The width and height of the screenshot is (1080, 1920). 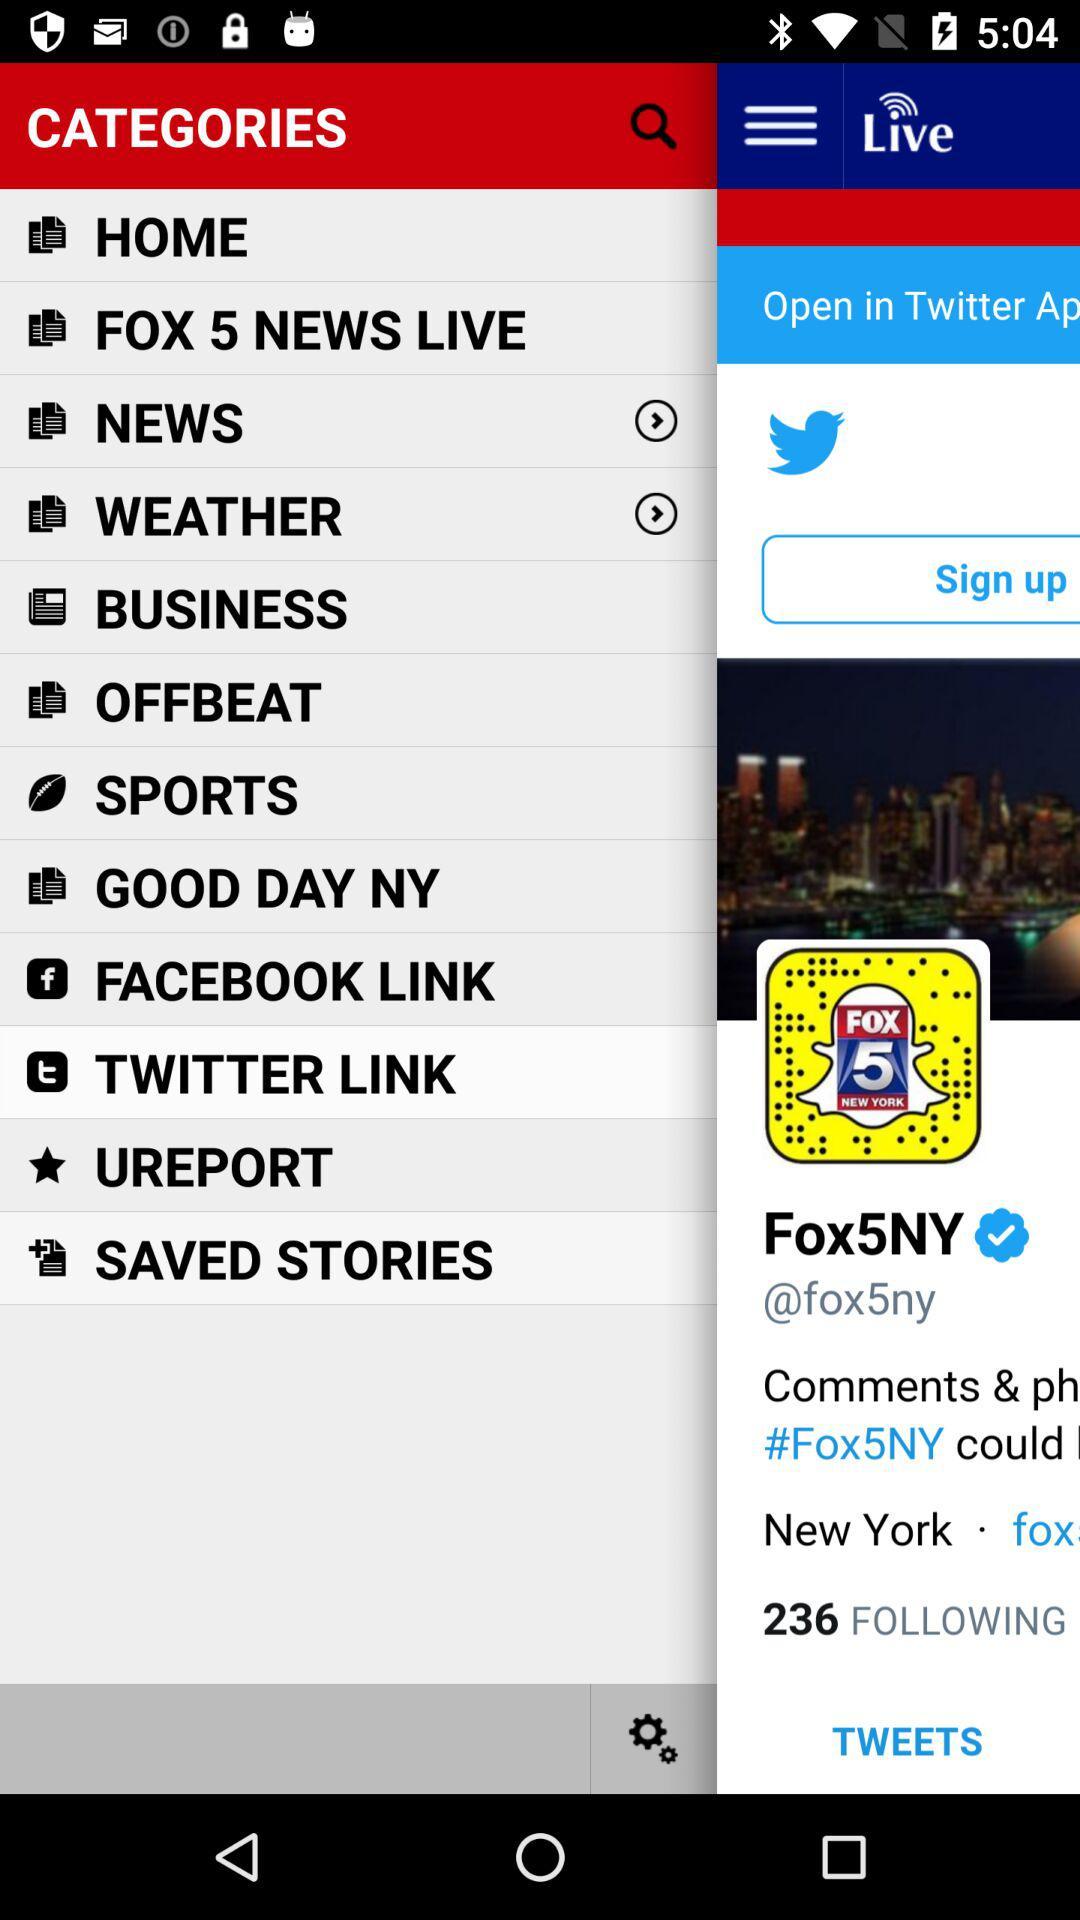 What do you see at coordinates (654, 1737) in the screenshot?
I see `settings menu` at bounding box center [654, 1737].